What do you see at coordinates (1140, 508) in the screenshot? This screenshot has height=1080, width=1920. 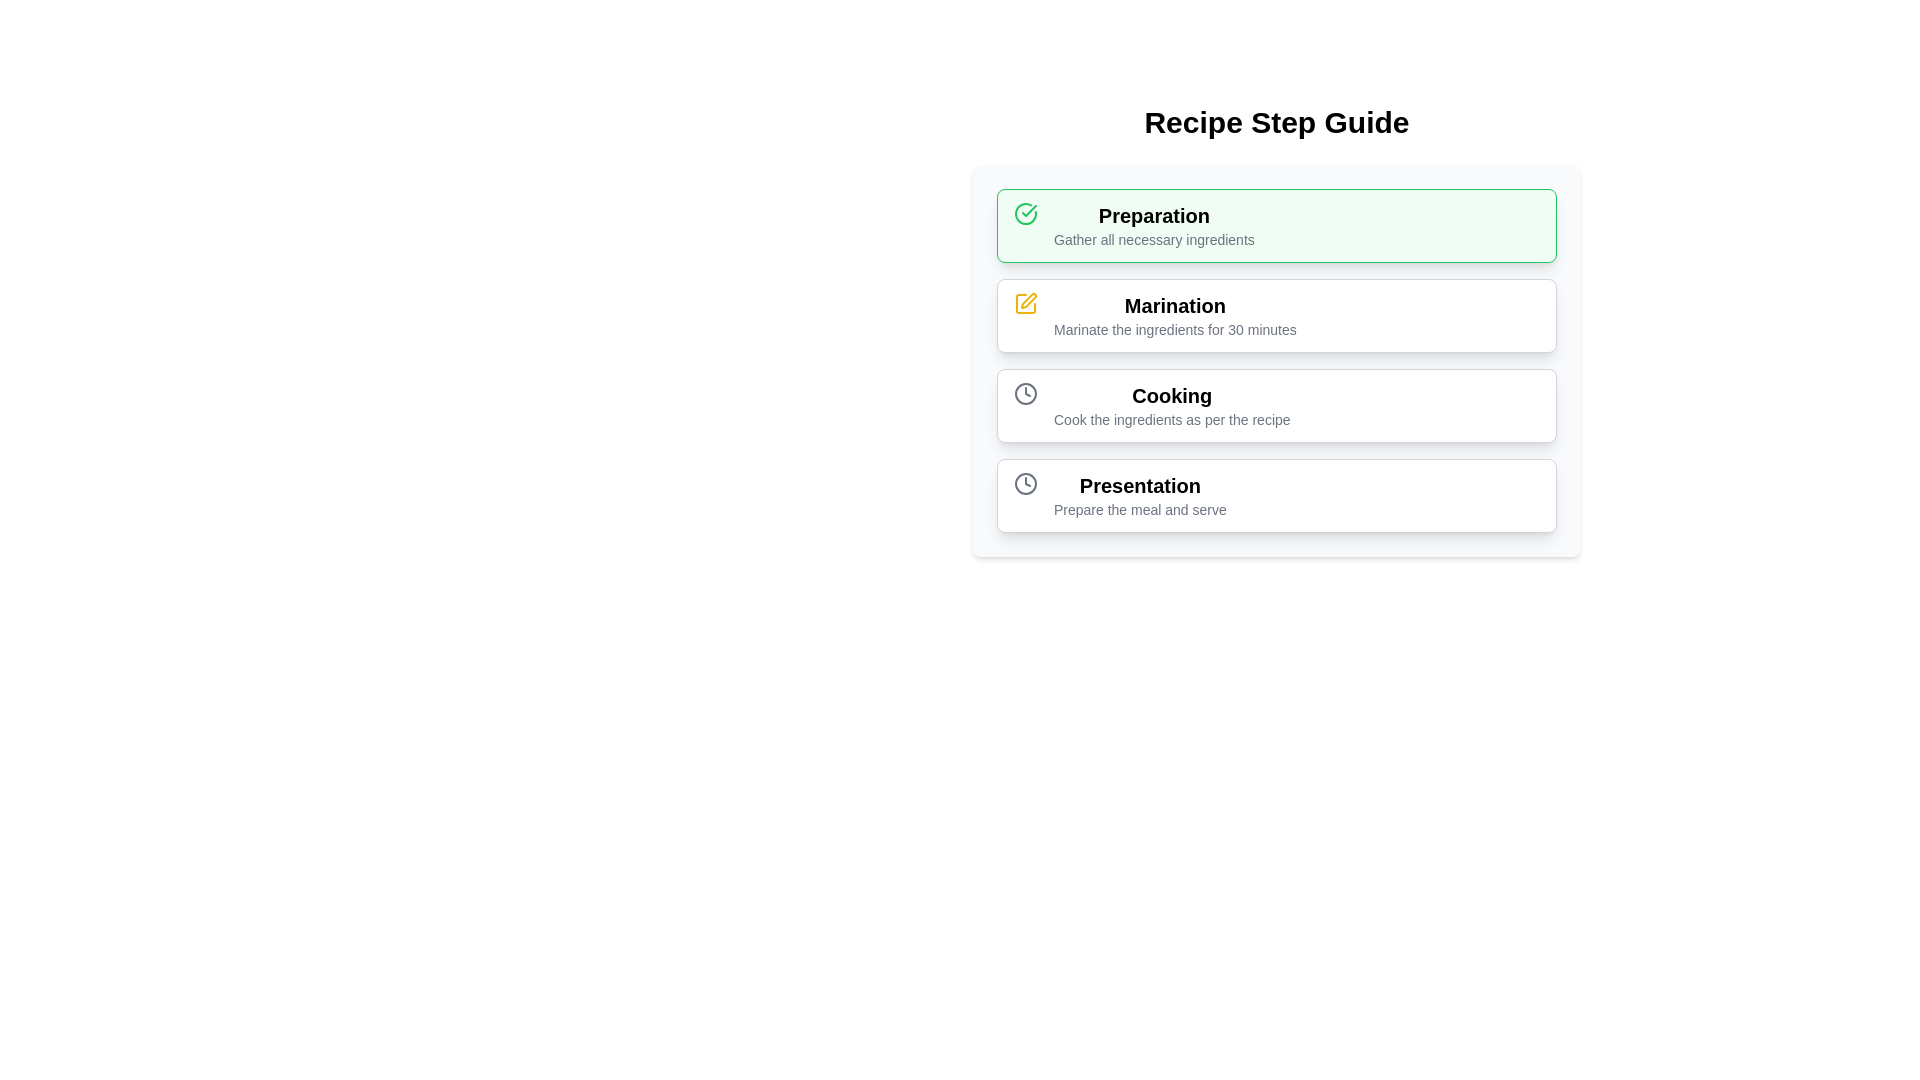 I see `information provided in the Text Label located beneath the 'Presentation' title in the fourth section of the recipe steps` at bounding box center [1140, 508].